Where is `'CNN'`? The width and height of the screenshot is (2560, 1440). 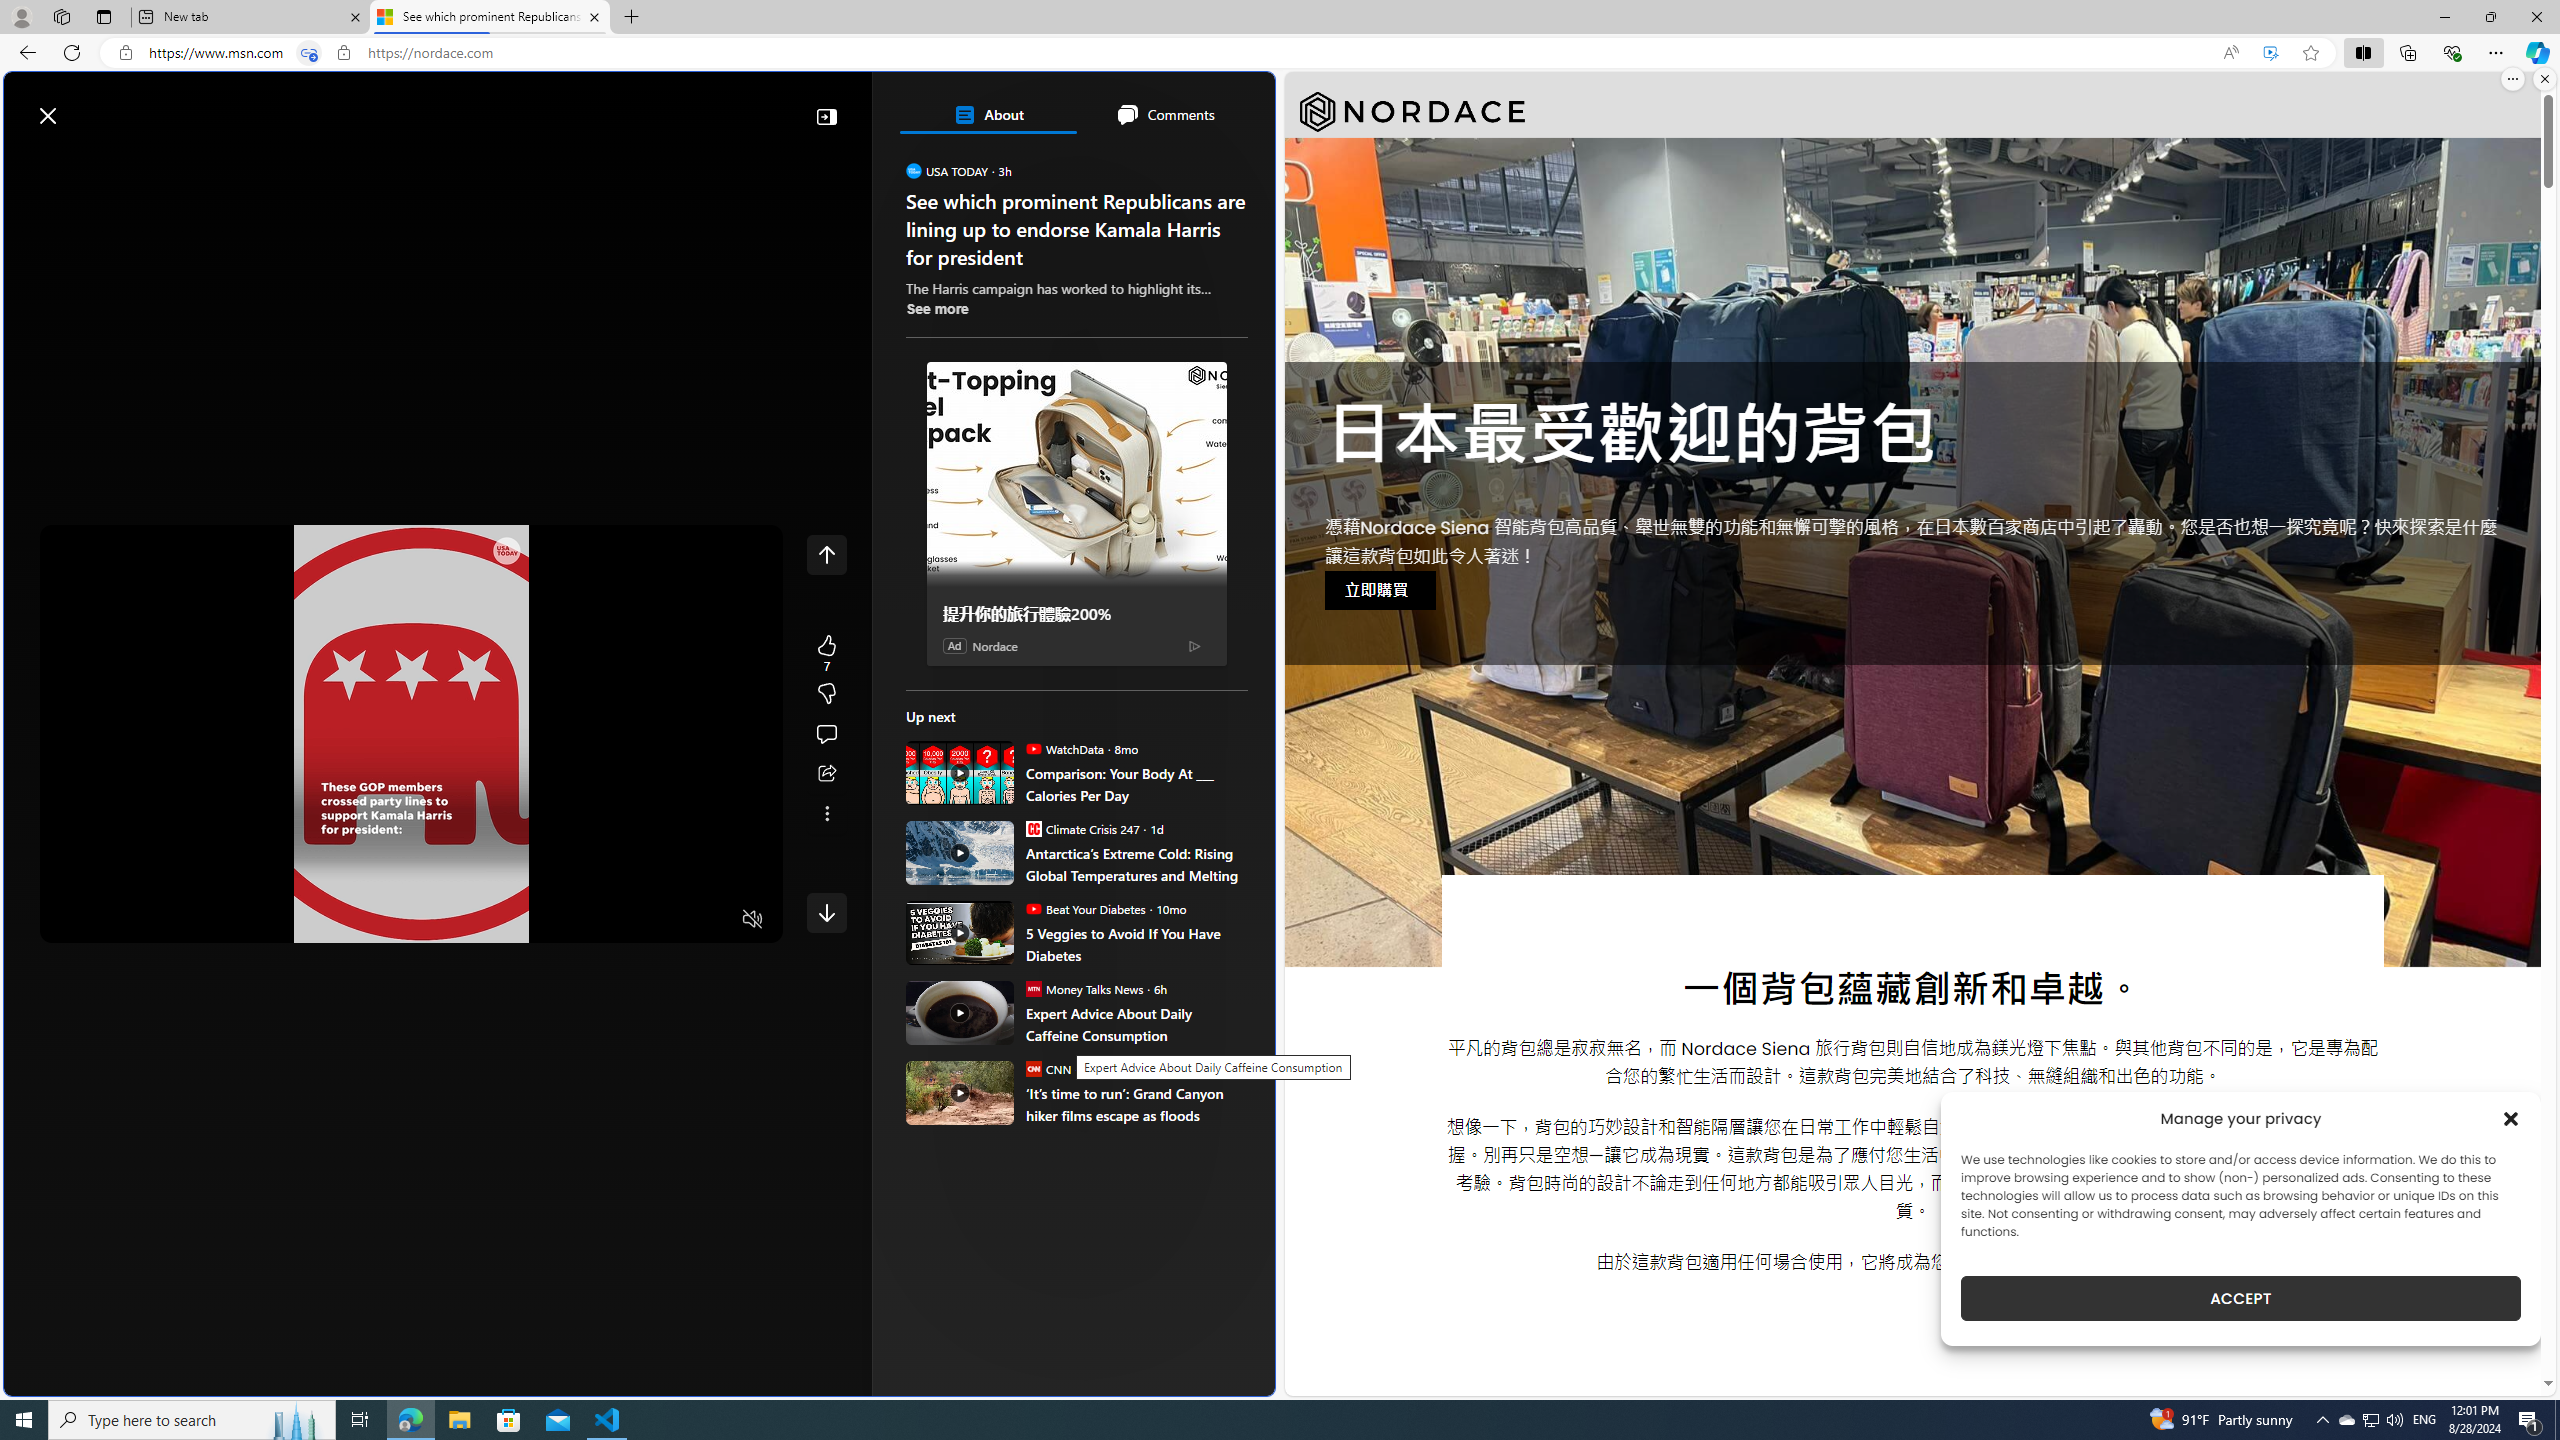 'CNN' is located at coordinates (1031, 1068).